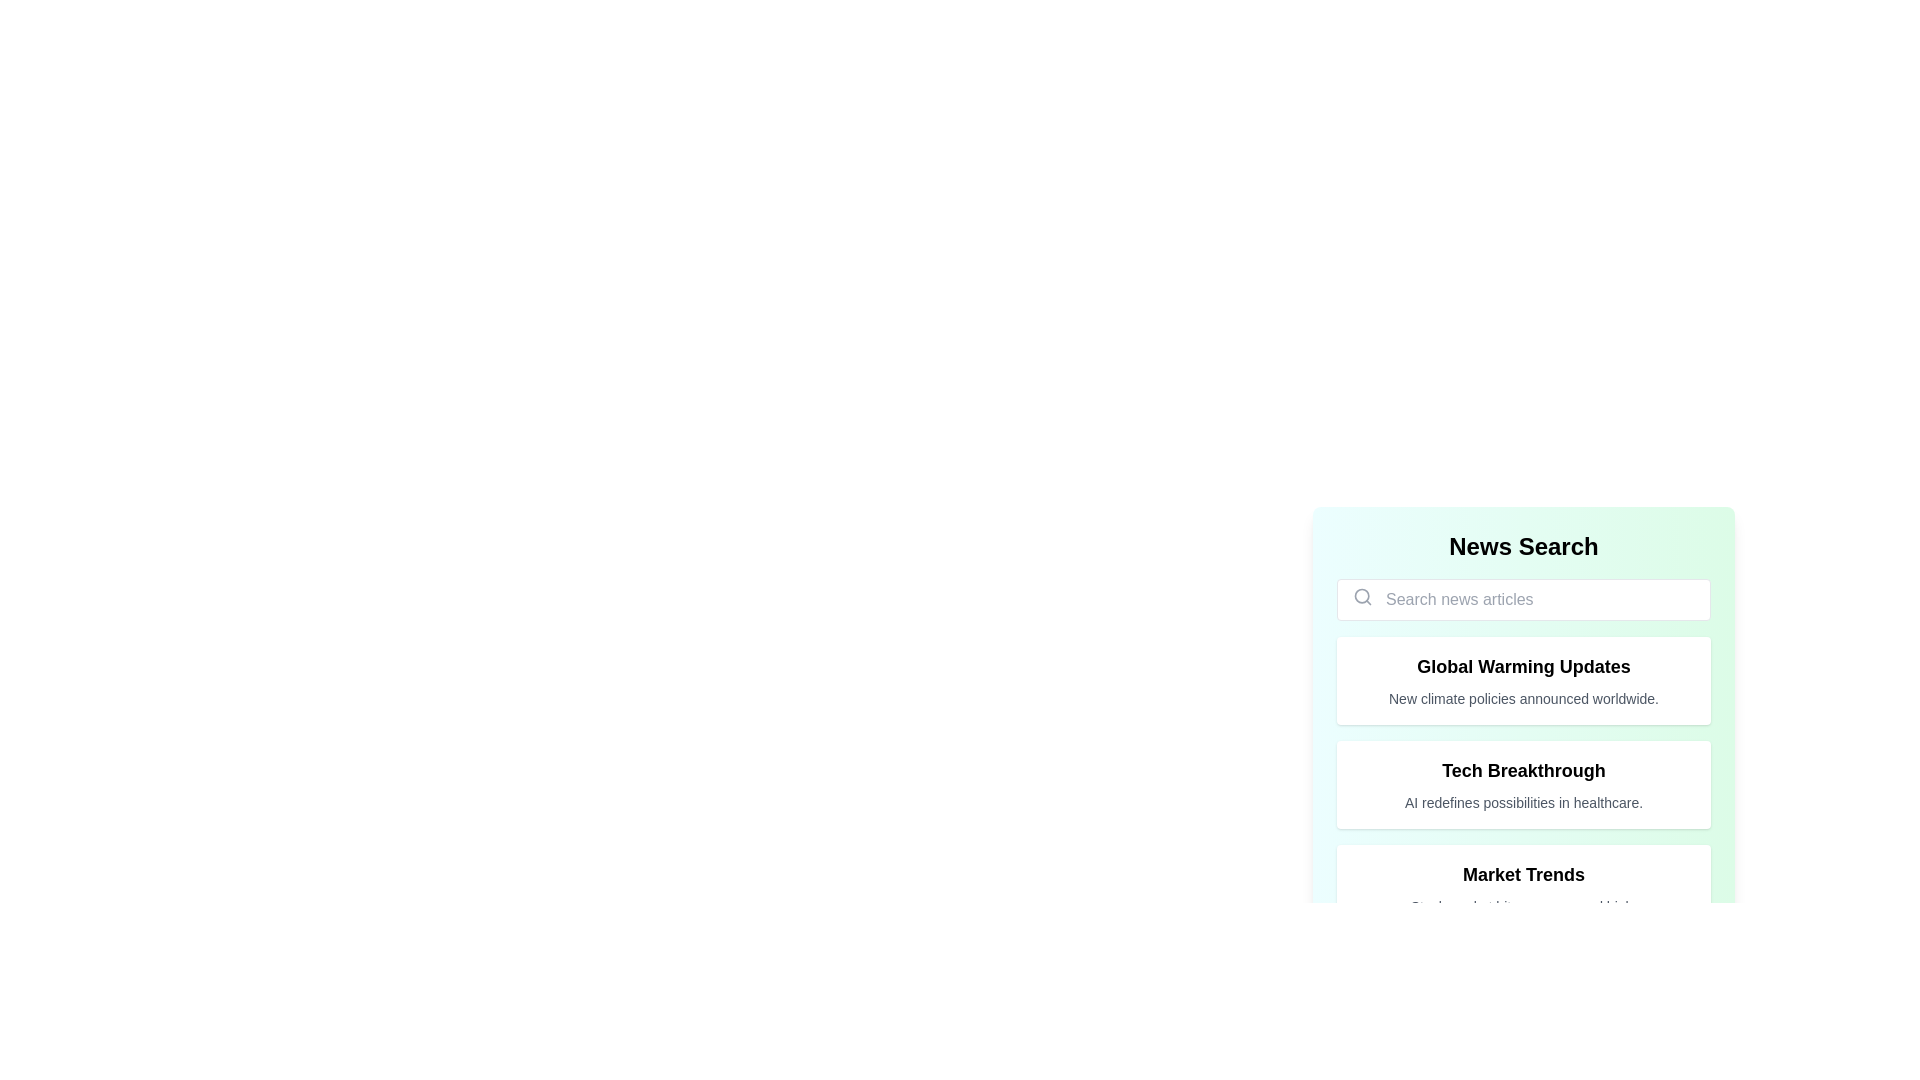 The image size is (1920, 1080). What do you see at coordinates (1361, 595) in the screenshot?
I see `the magnifying glass icon representing the search functionality in the 'News Search' interface` at bounding box center [1361, 595].